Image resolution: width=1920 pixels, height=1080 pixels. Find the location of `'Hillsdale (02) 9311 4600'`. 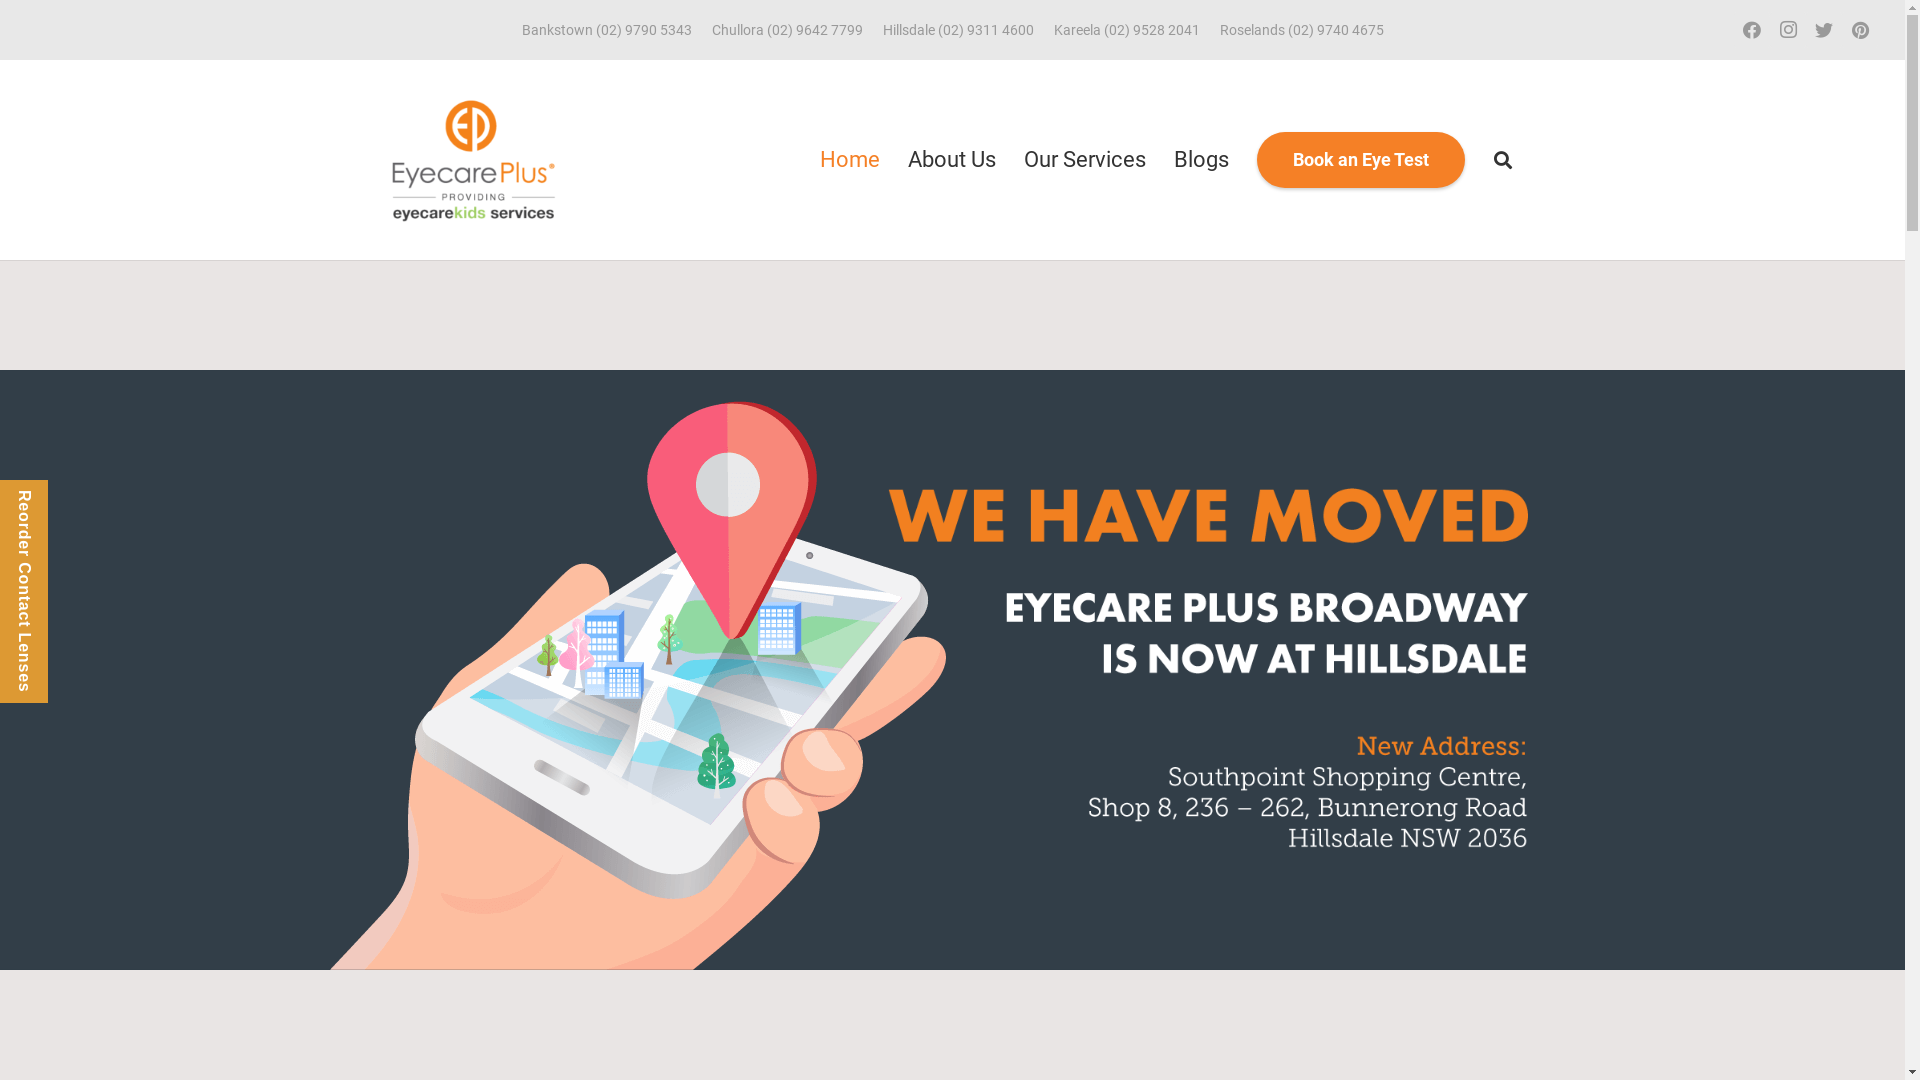

'Hillsdale (02) 9311 4600' is located at coordinates (956, 30).